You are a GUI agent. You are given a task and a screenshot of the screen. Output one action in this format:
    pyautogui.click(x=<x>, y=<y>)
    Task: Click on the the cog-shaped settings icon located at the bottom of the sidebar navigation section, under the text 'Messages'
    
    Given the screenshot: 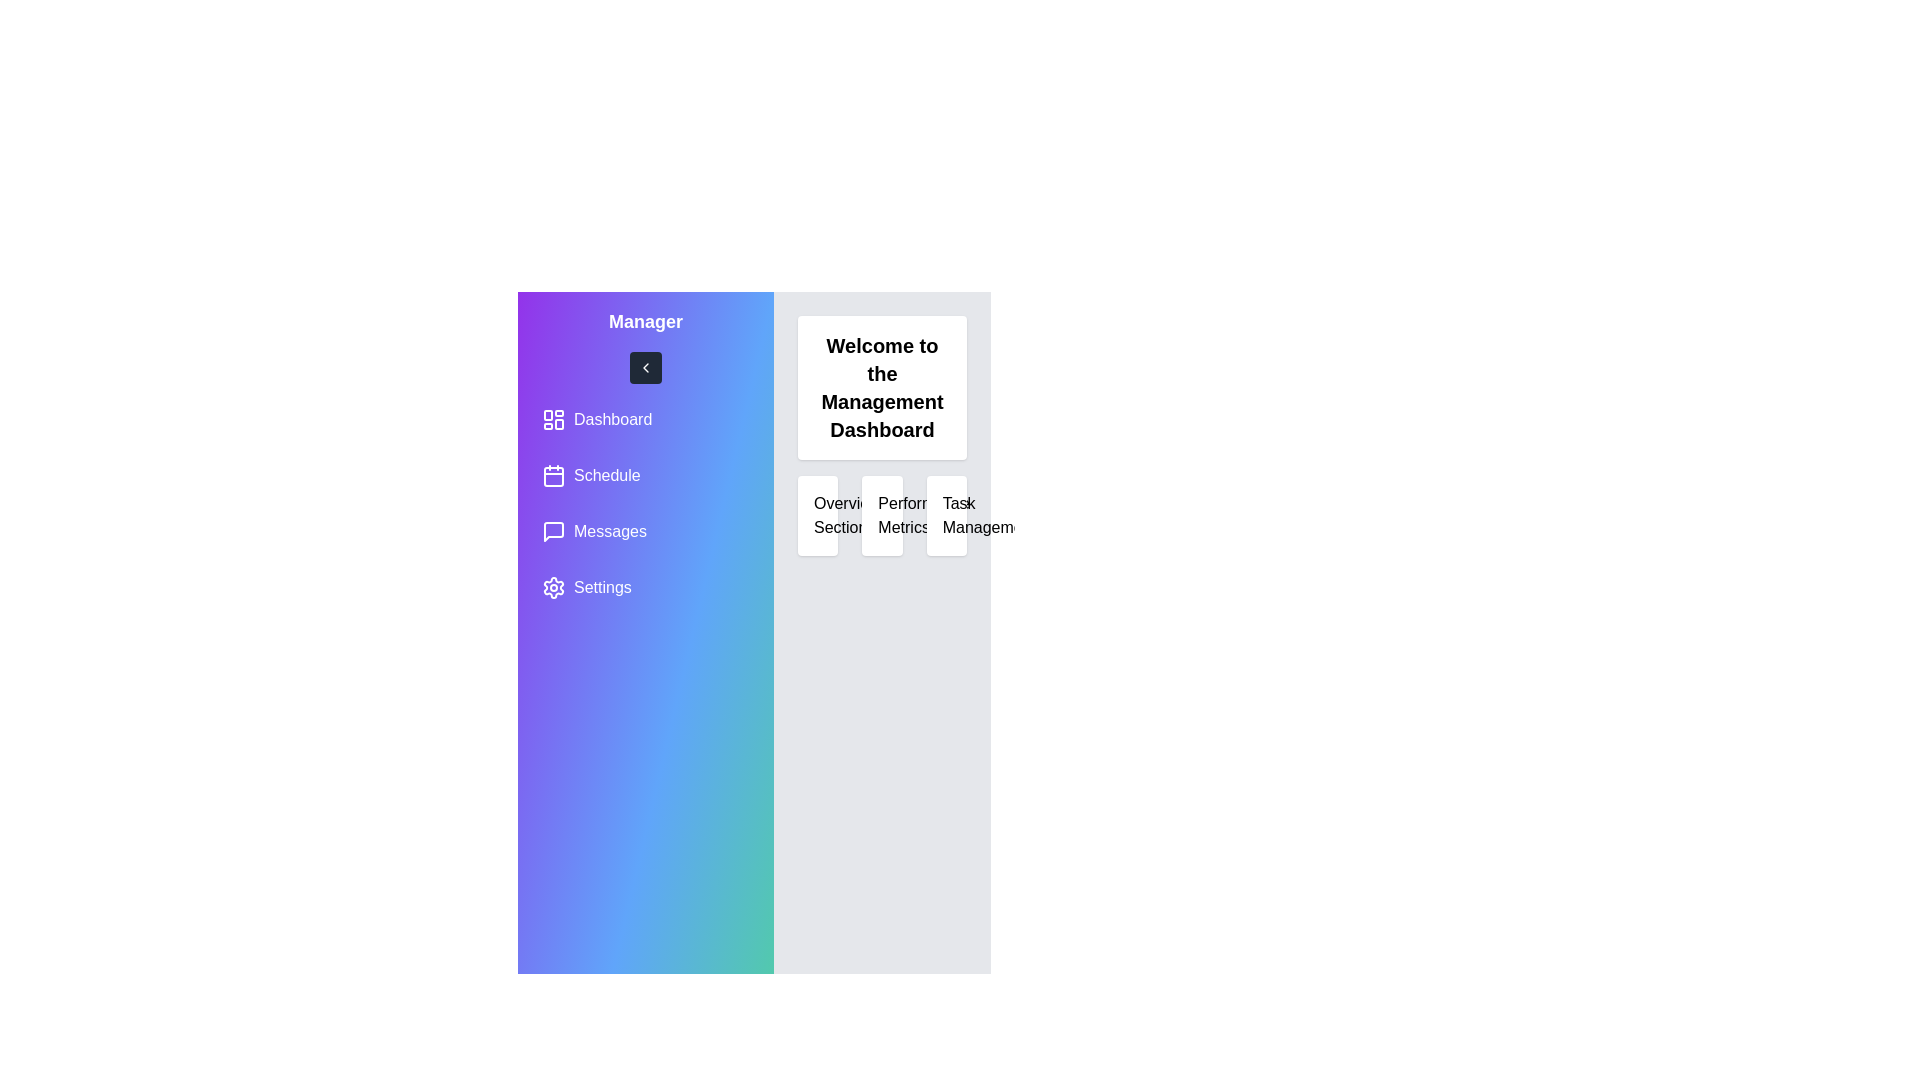 What is the action you would take?
    pyautogui.click(x=553, y=586)
    